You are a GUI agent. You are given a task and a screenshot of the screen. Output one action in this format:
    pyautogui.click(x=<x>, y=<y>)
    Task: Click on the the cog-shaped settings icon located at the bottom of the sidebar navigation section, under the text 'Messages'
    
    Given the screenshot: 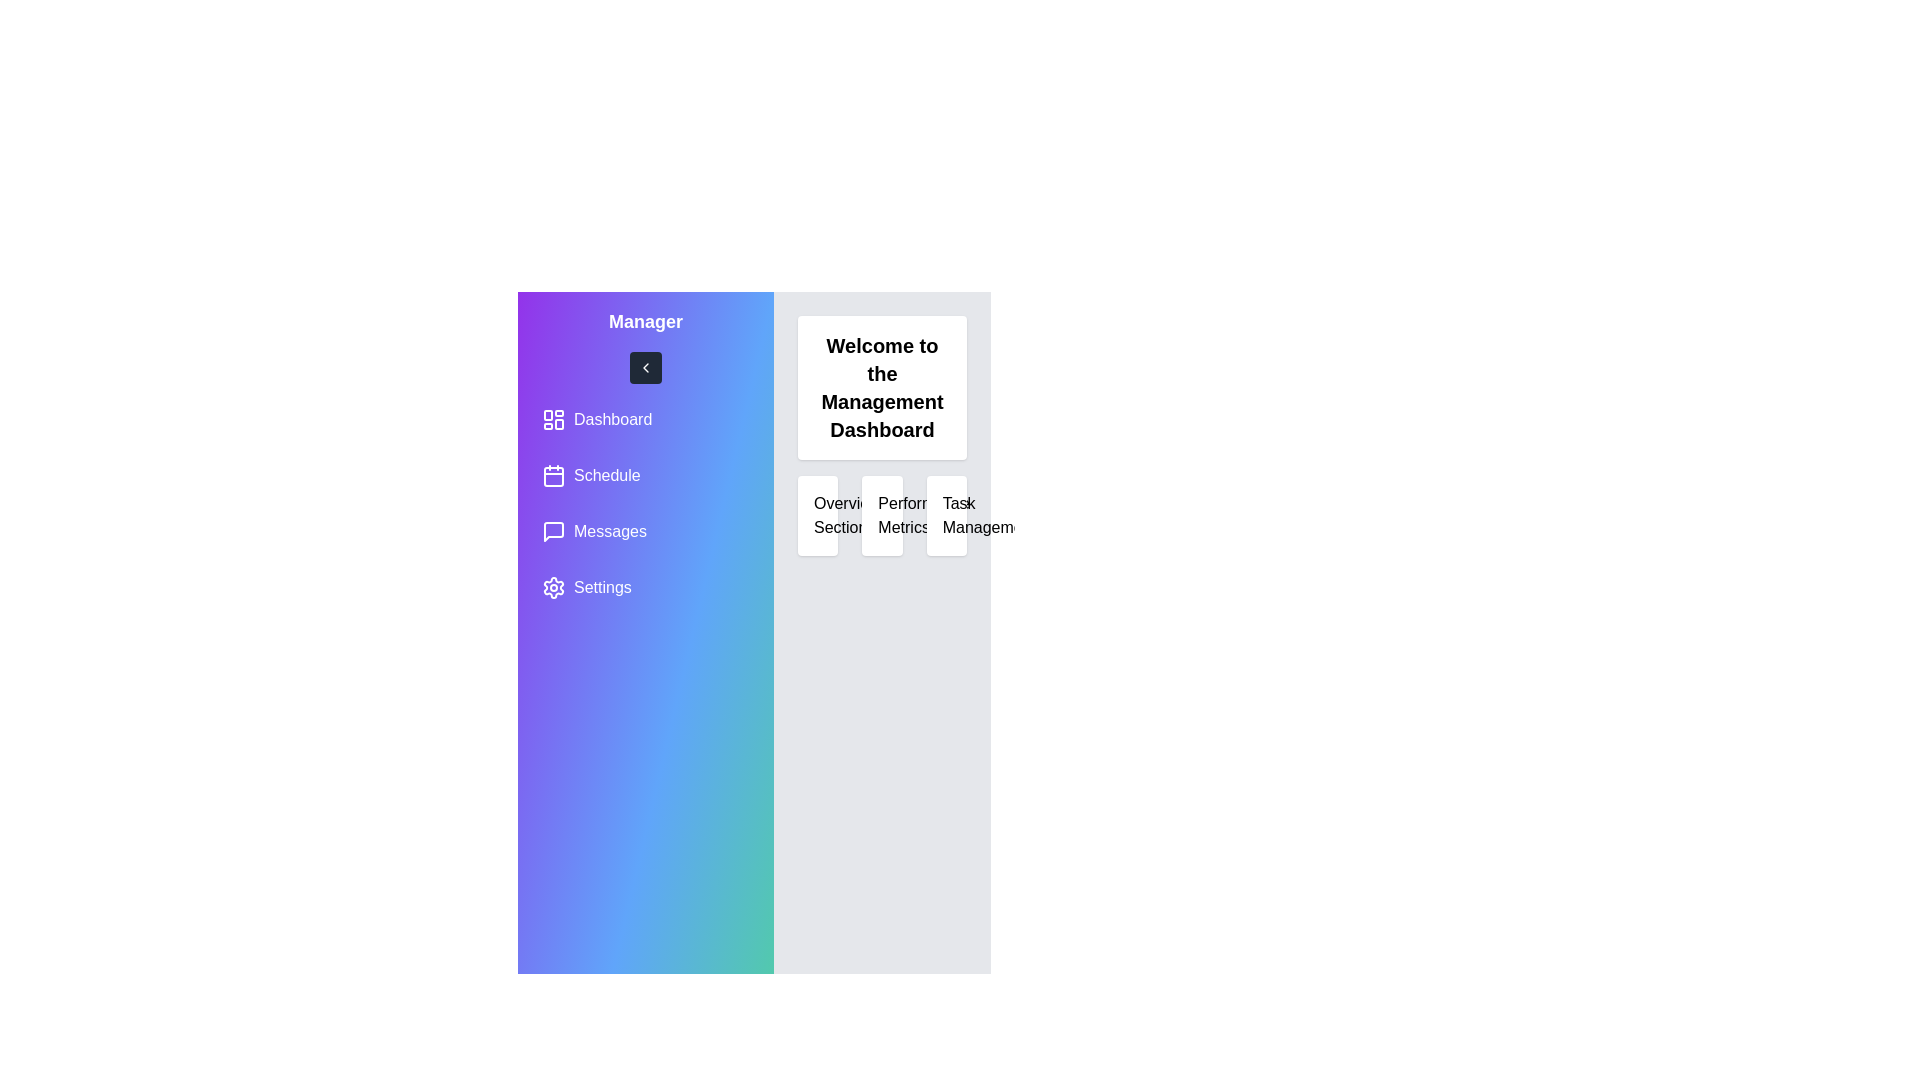 What is the action you would take?
    pyautogui.click(x=553, y=586)
    